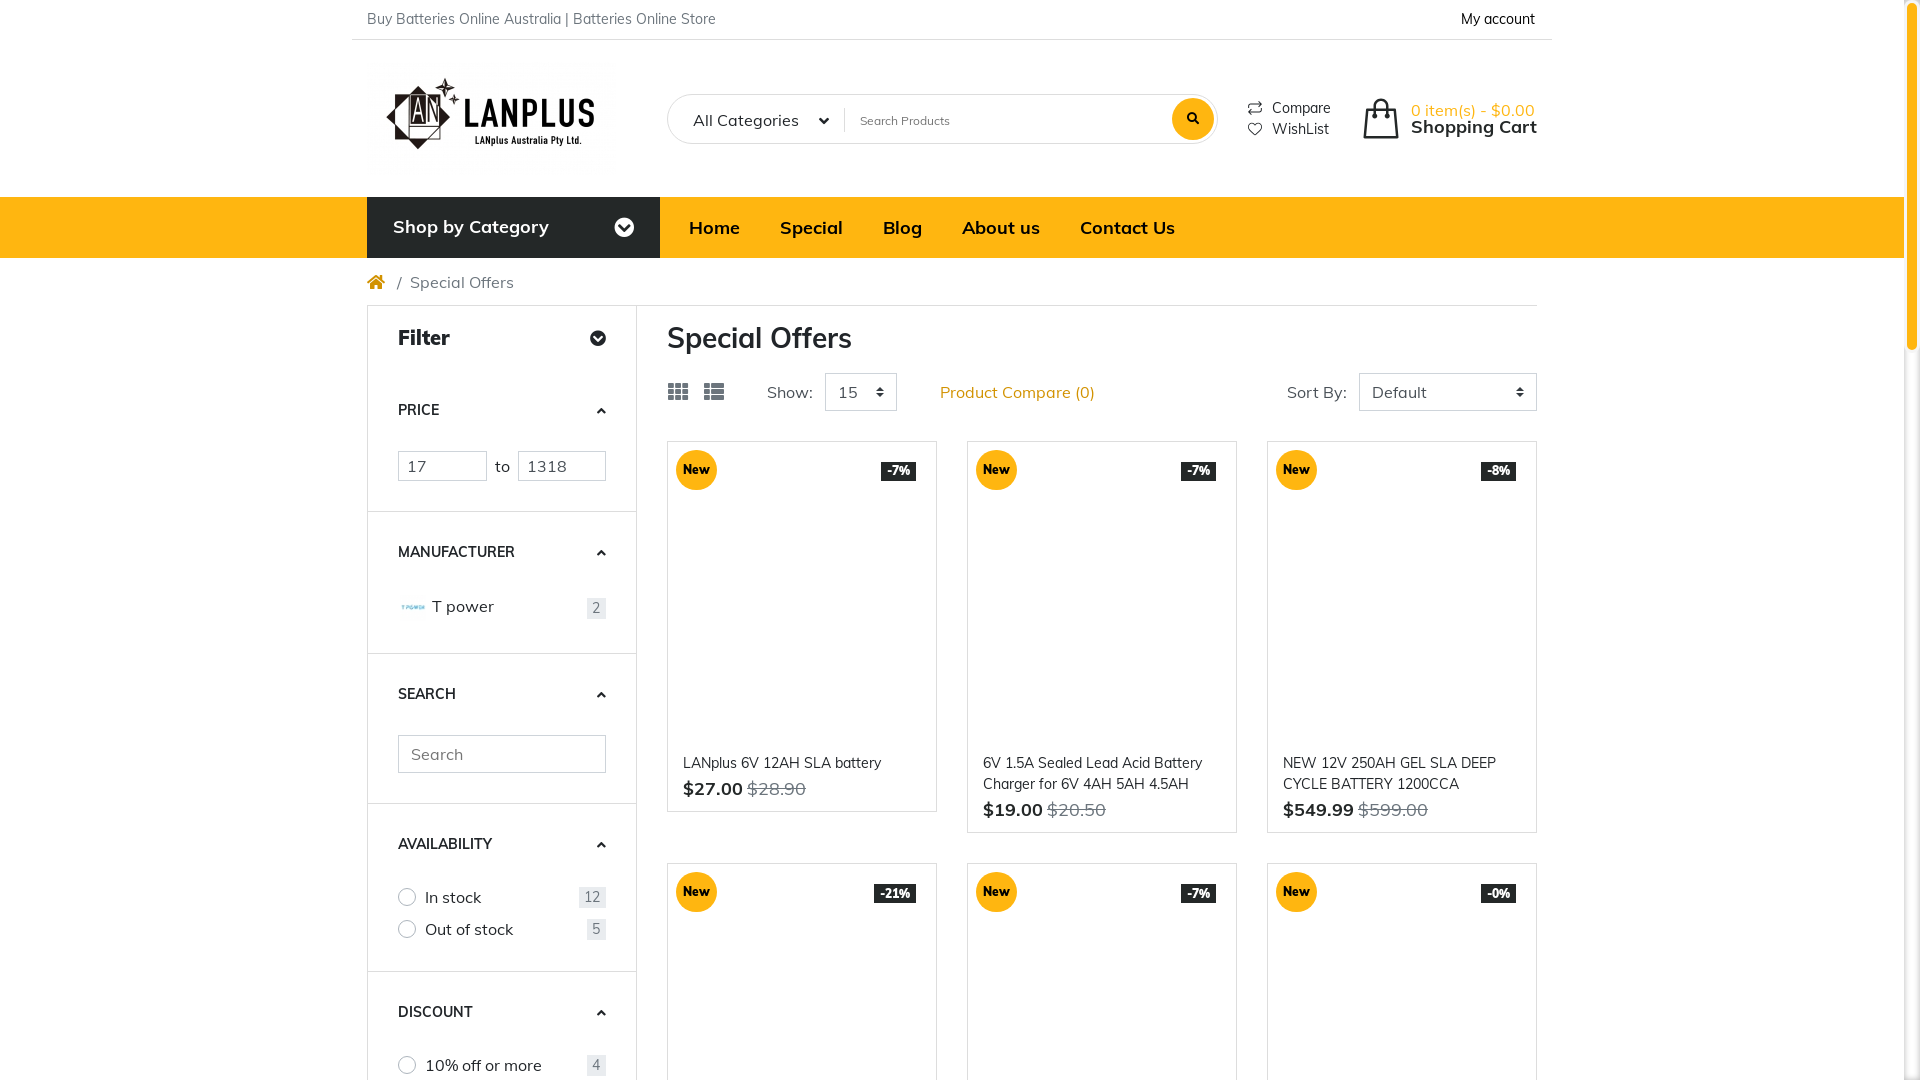 The height and width of the screenshot is (1080, 1920). What do you see at coordinates (1253, 128) in the screenshot?
I see `'WishList'` at bounding box center [1253, 128].